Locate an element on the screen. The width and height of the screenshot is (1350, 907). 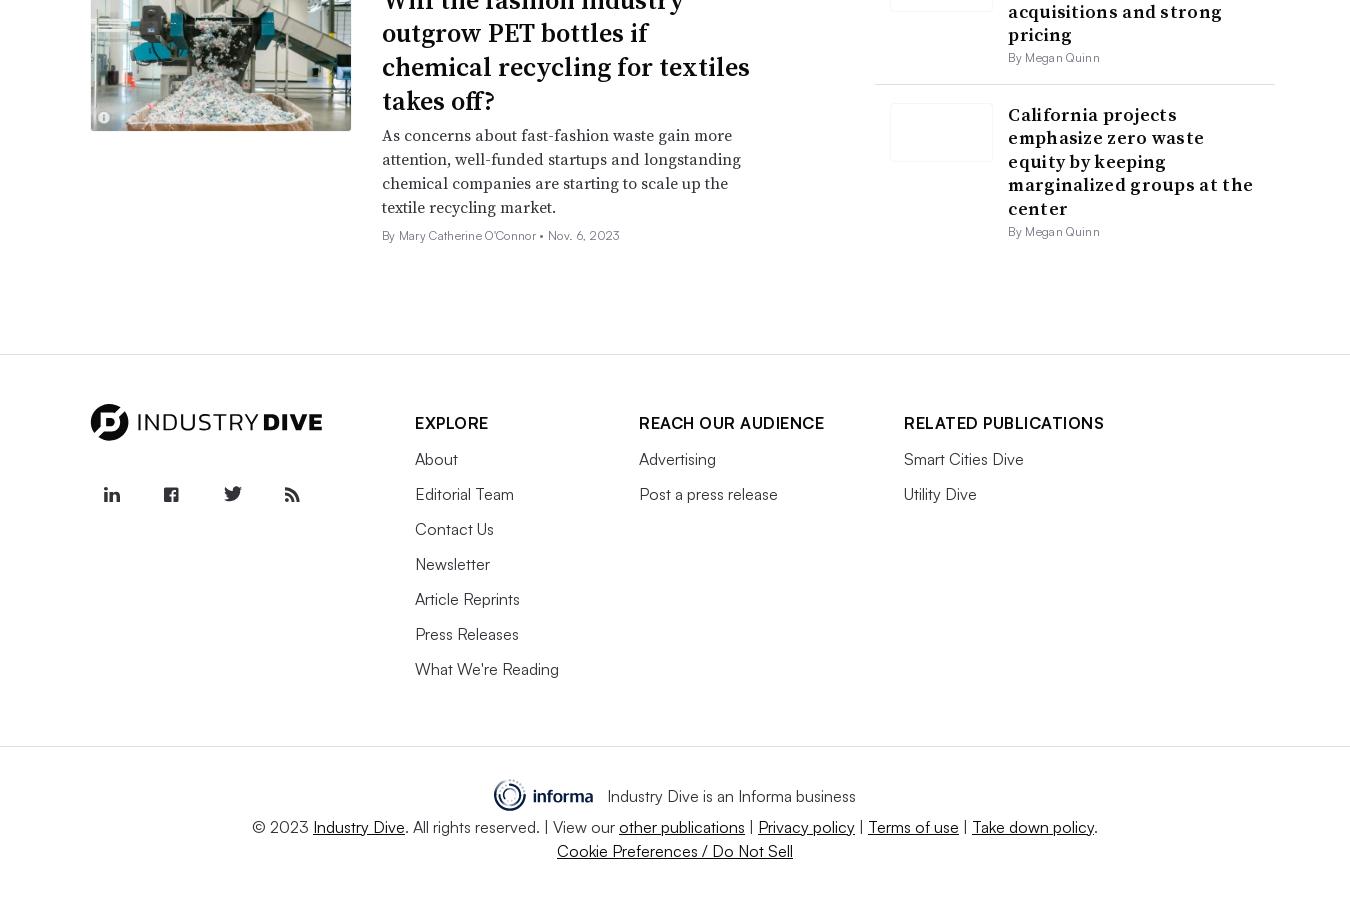
'Privacy policy' is located at coordinates (757, 825).